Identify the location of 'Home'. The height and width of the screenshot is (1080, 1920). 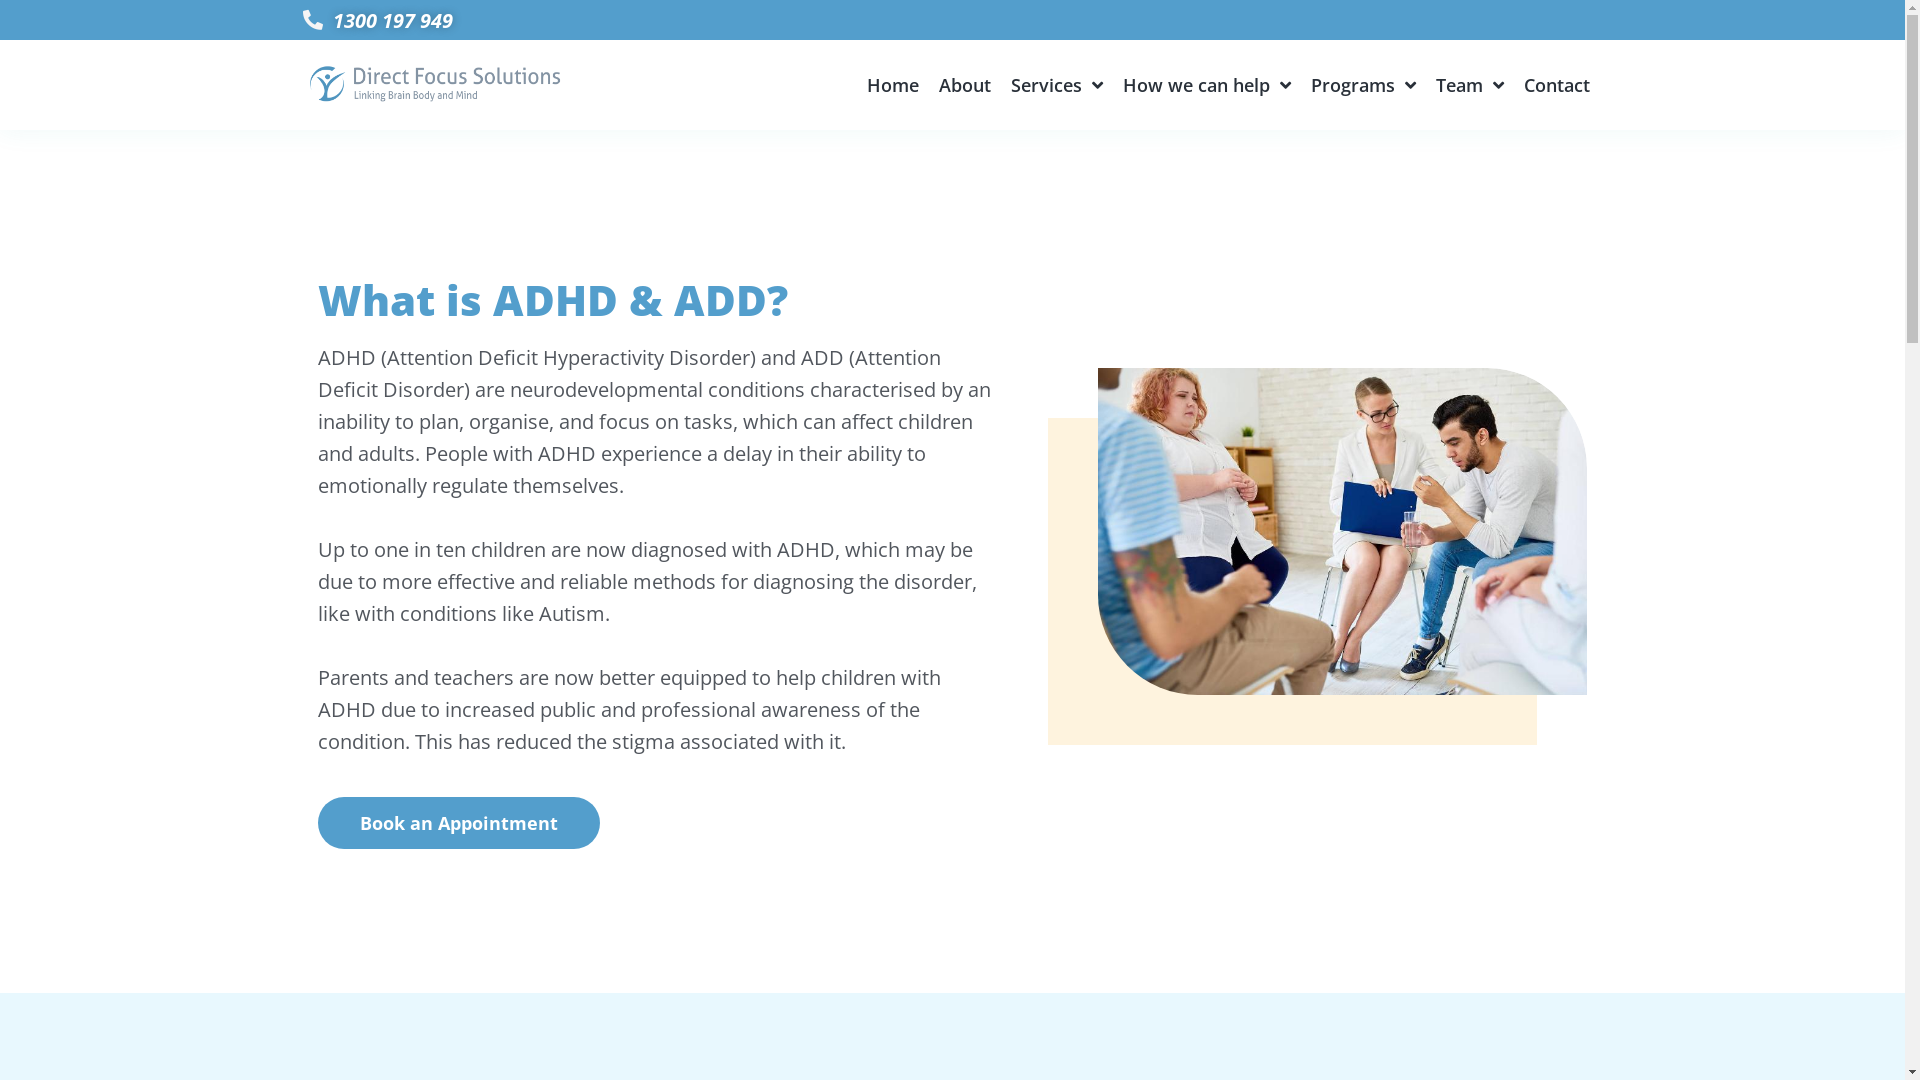
(867, 83).